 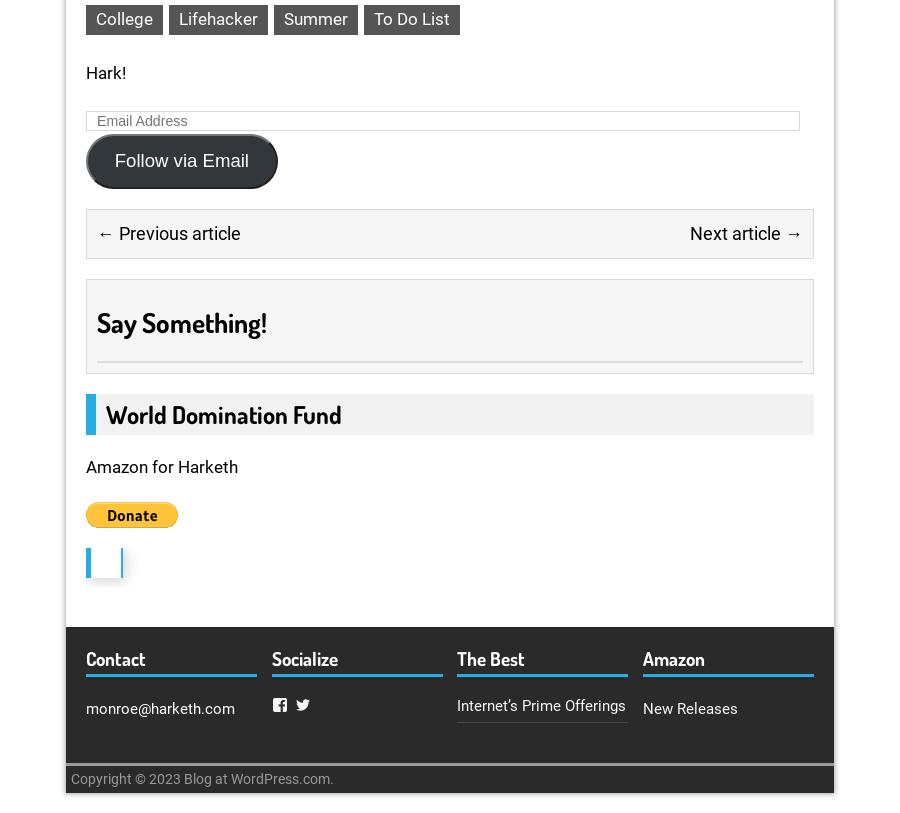 What do you see at coordinates (105, 413) in the screenshot?
I see `'World Domination Fund'` at bounding box center [105, 413].